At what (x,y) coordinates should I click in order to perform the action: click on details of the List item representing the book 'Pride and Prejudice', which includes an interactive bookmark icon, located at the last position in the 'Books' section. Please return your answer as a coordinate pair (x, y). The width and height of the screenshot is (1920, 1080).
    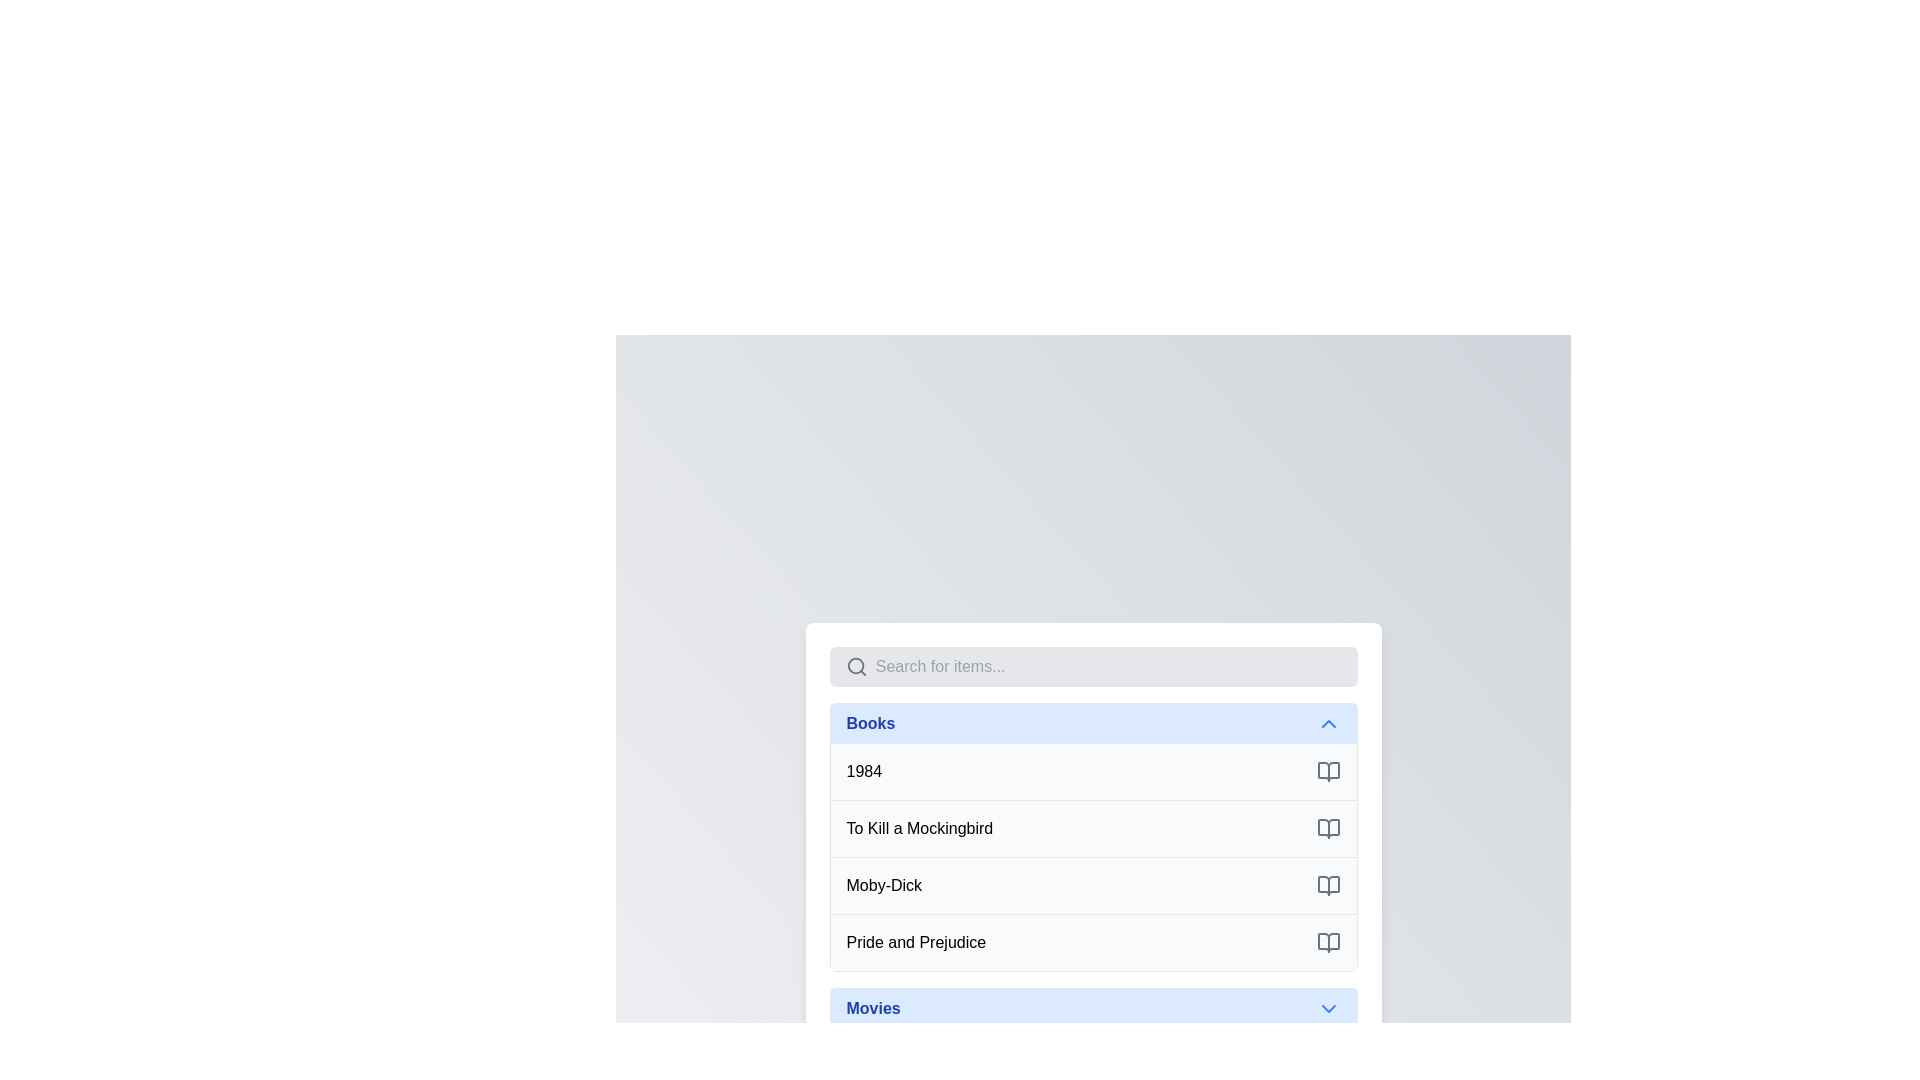
    Looking at the image, I should click on (1092, 941).